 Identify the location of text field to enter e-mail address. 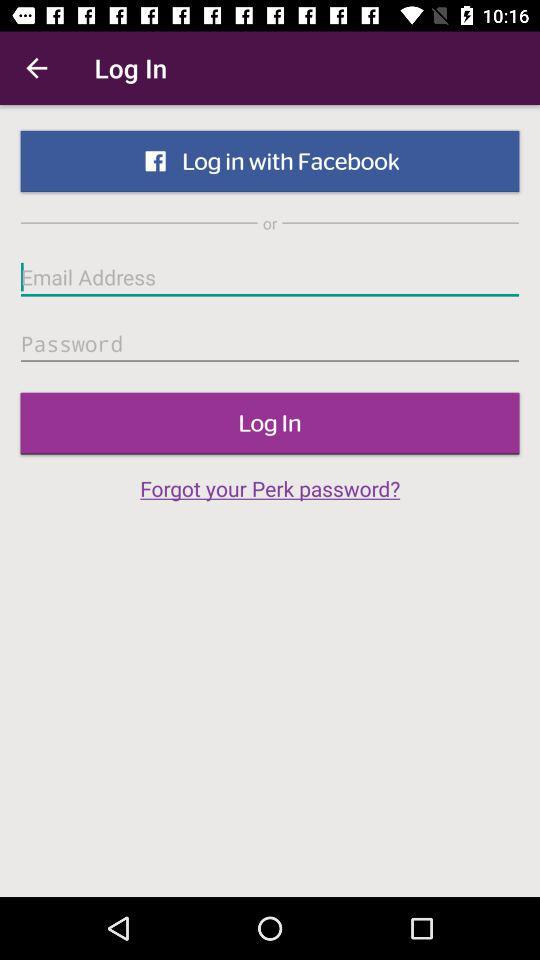
(270, 276).